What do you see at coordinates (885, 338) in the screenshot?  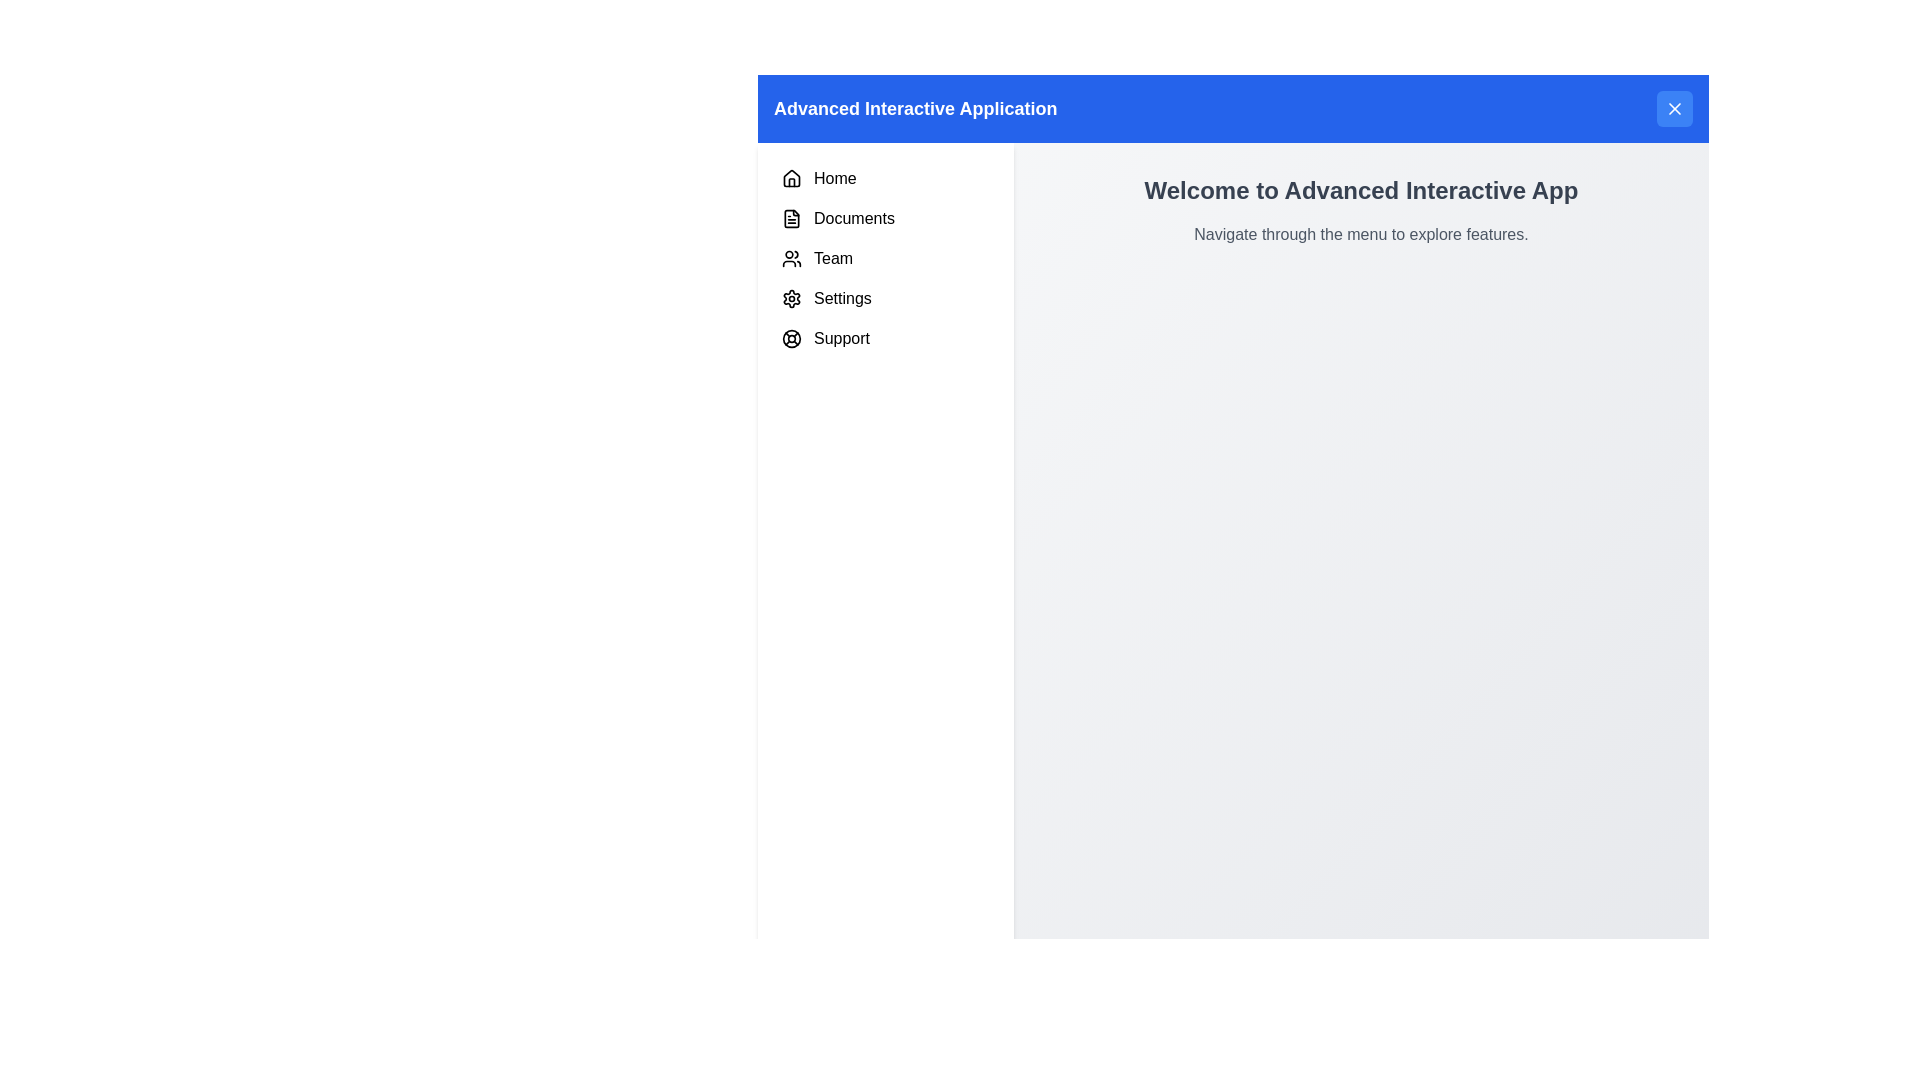 I see `the 'Support' menu item located as the fifth option in the vertical navigation menu` at bounding box center [885, 338].